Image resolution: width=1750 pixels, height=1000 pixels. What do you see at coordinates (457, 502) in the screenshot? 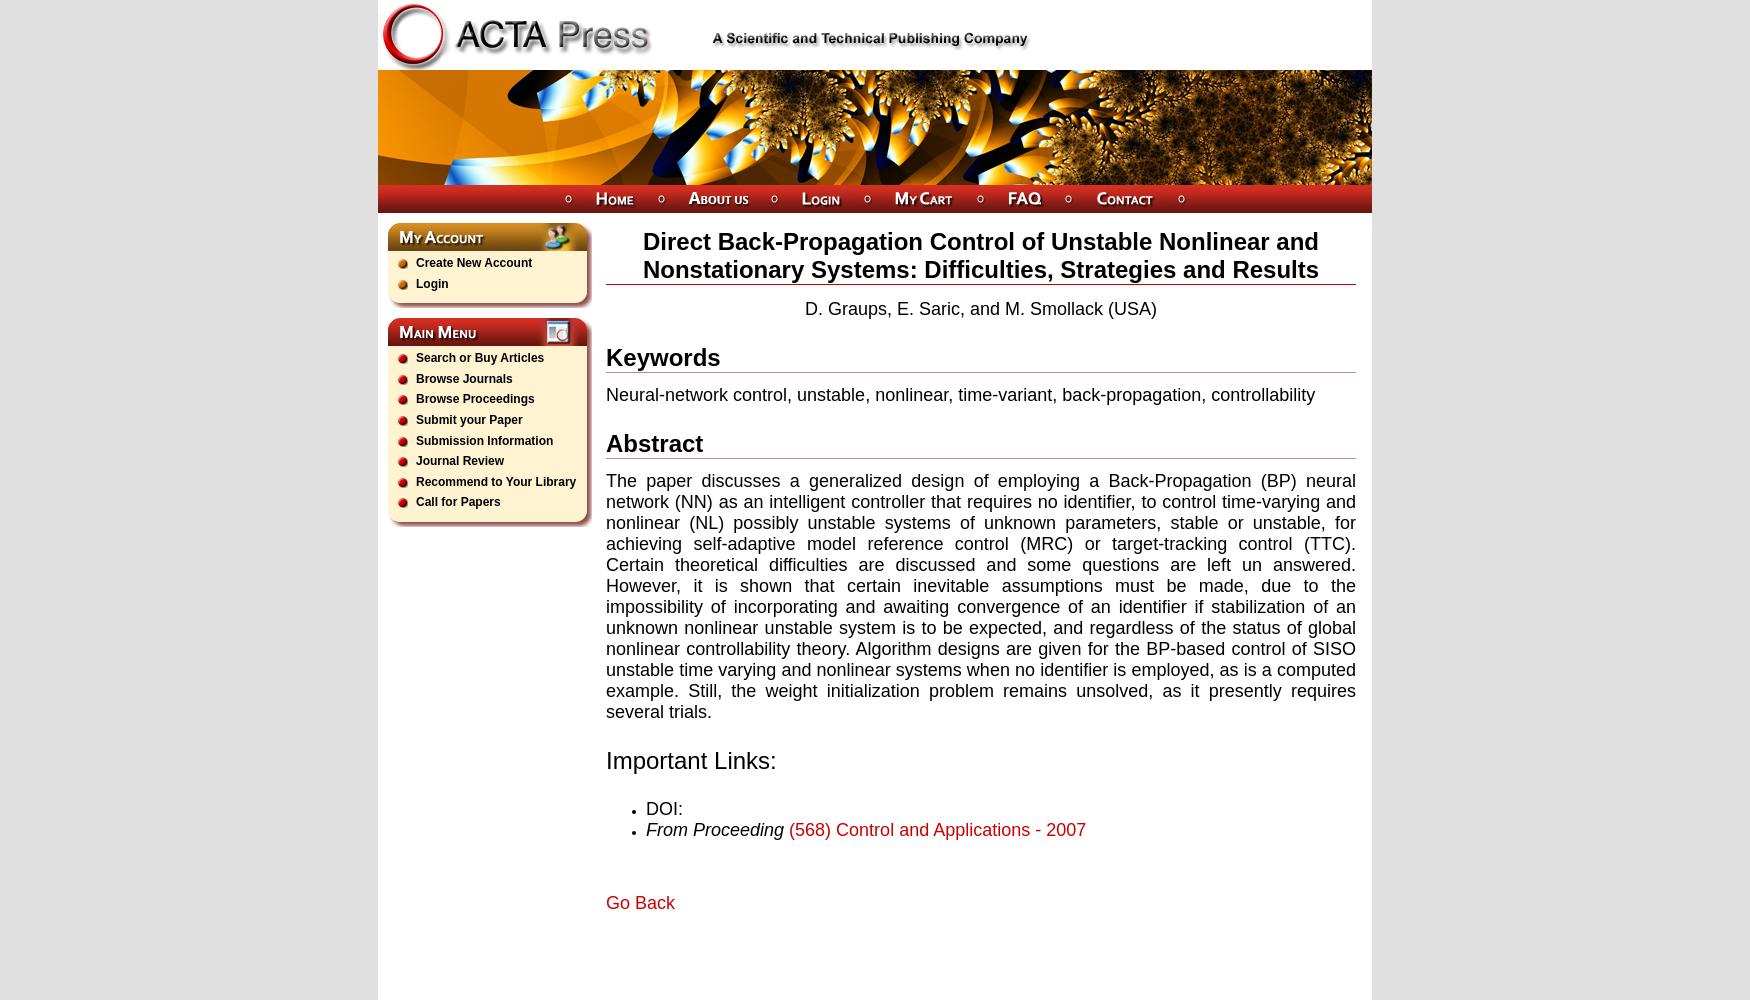
I see `'Call for Papers'` at bounding box center [457, 502].